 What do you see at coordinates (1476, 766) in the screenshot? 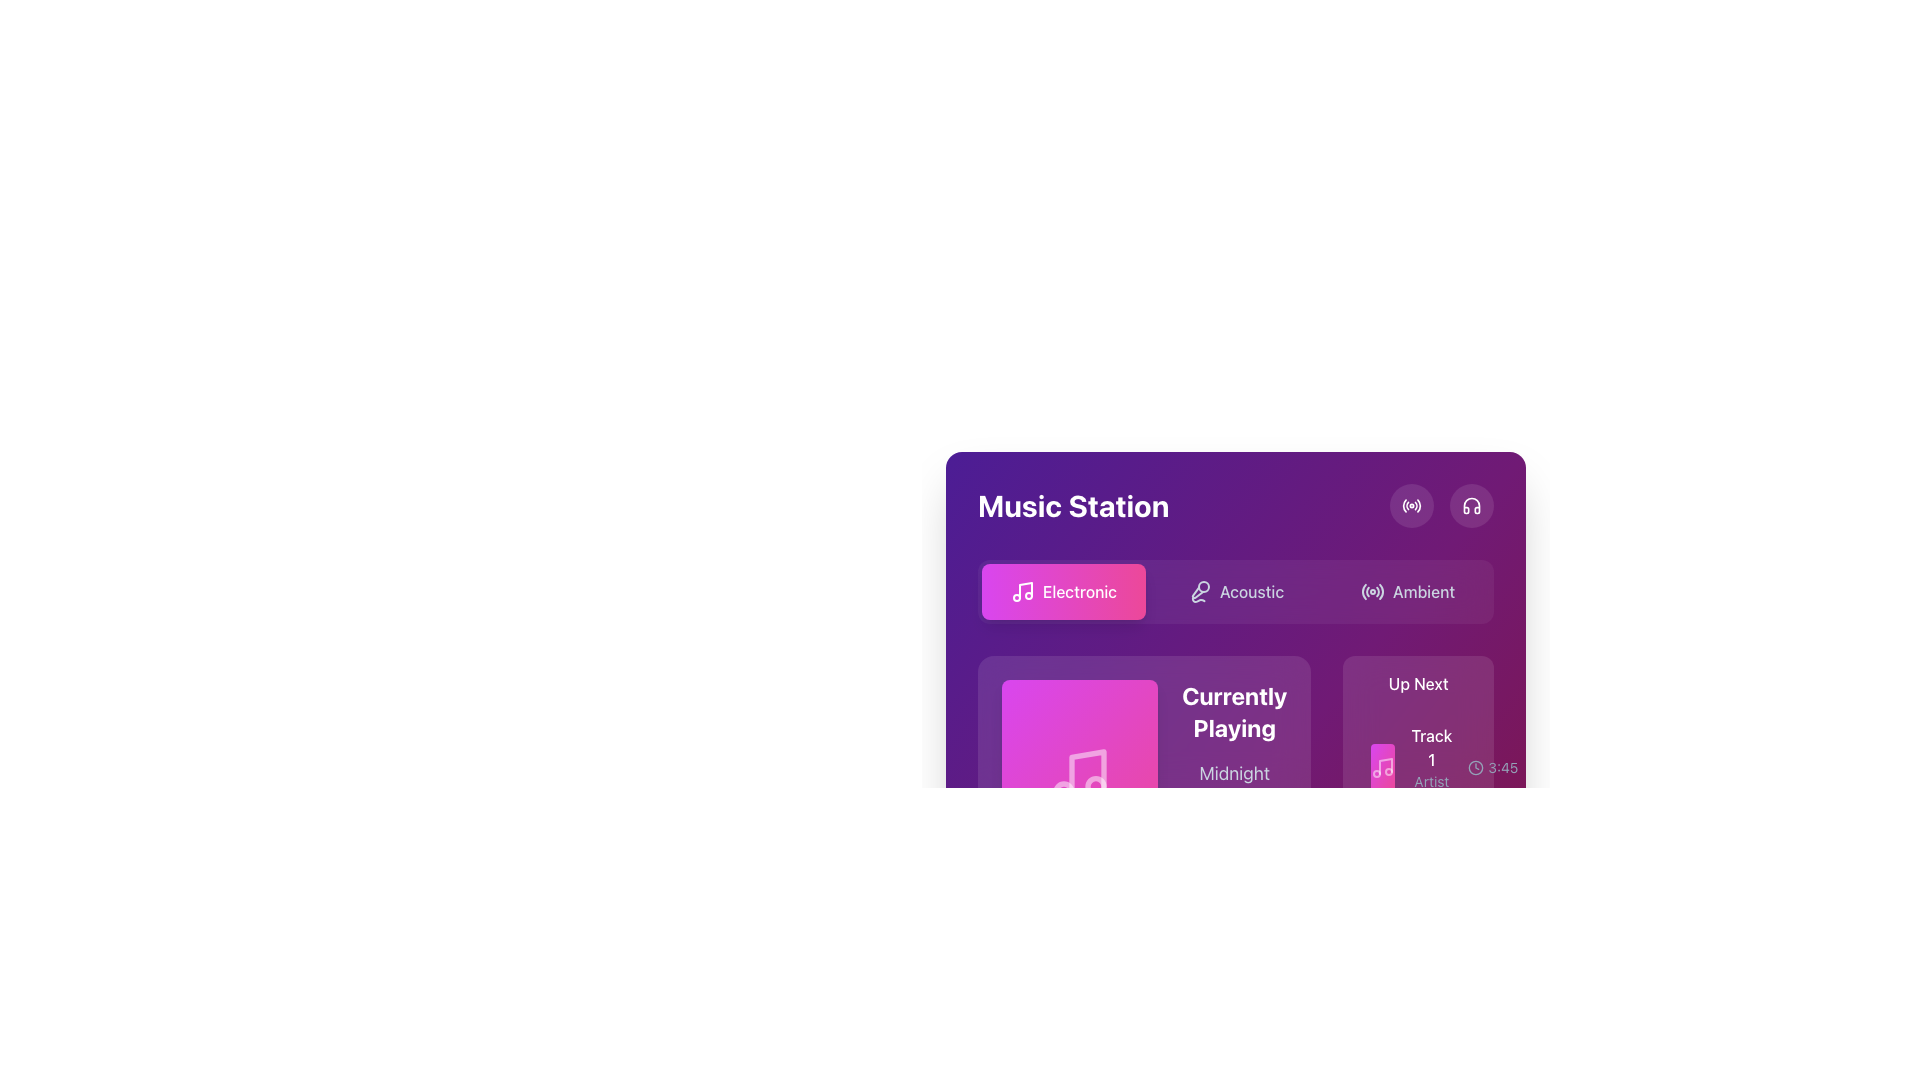
I see `the clock icon, which is a small circular outline with clock hands, located to the left of the text '3:45' near the bottom-right of the interface` at bounding box center [1476, 766].